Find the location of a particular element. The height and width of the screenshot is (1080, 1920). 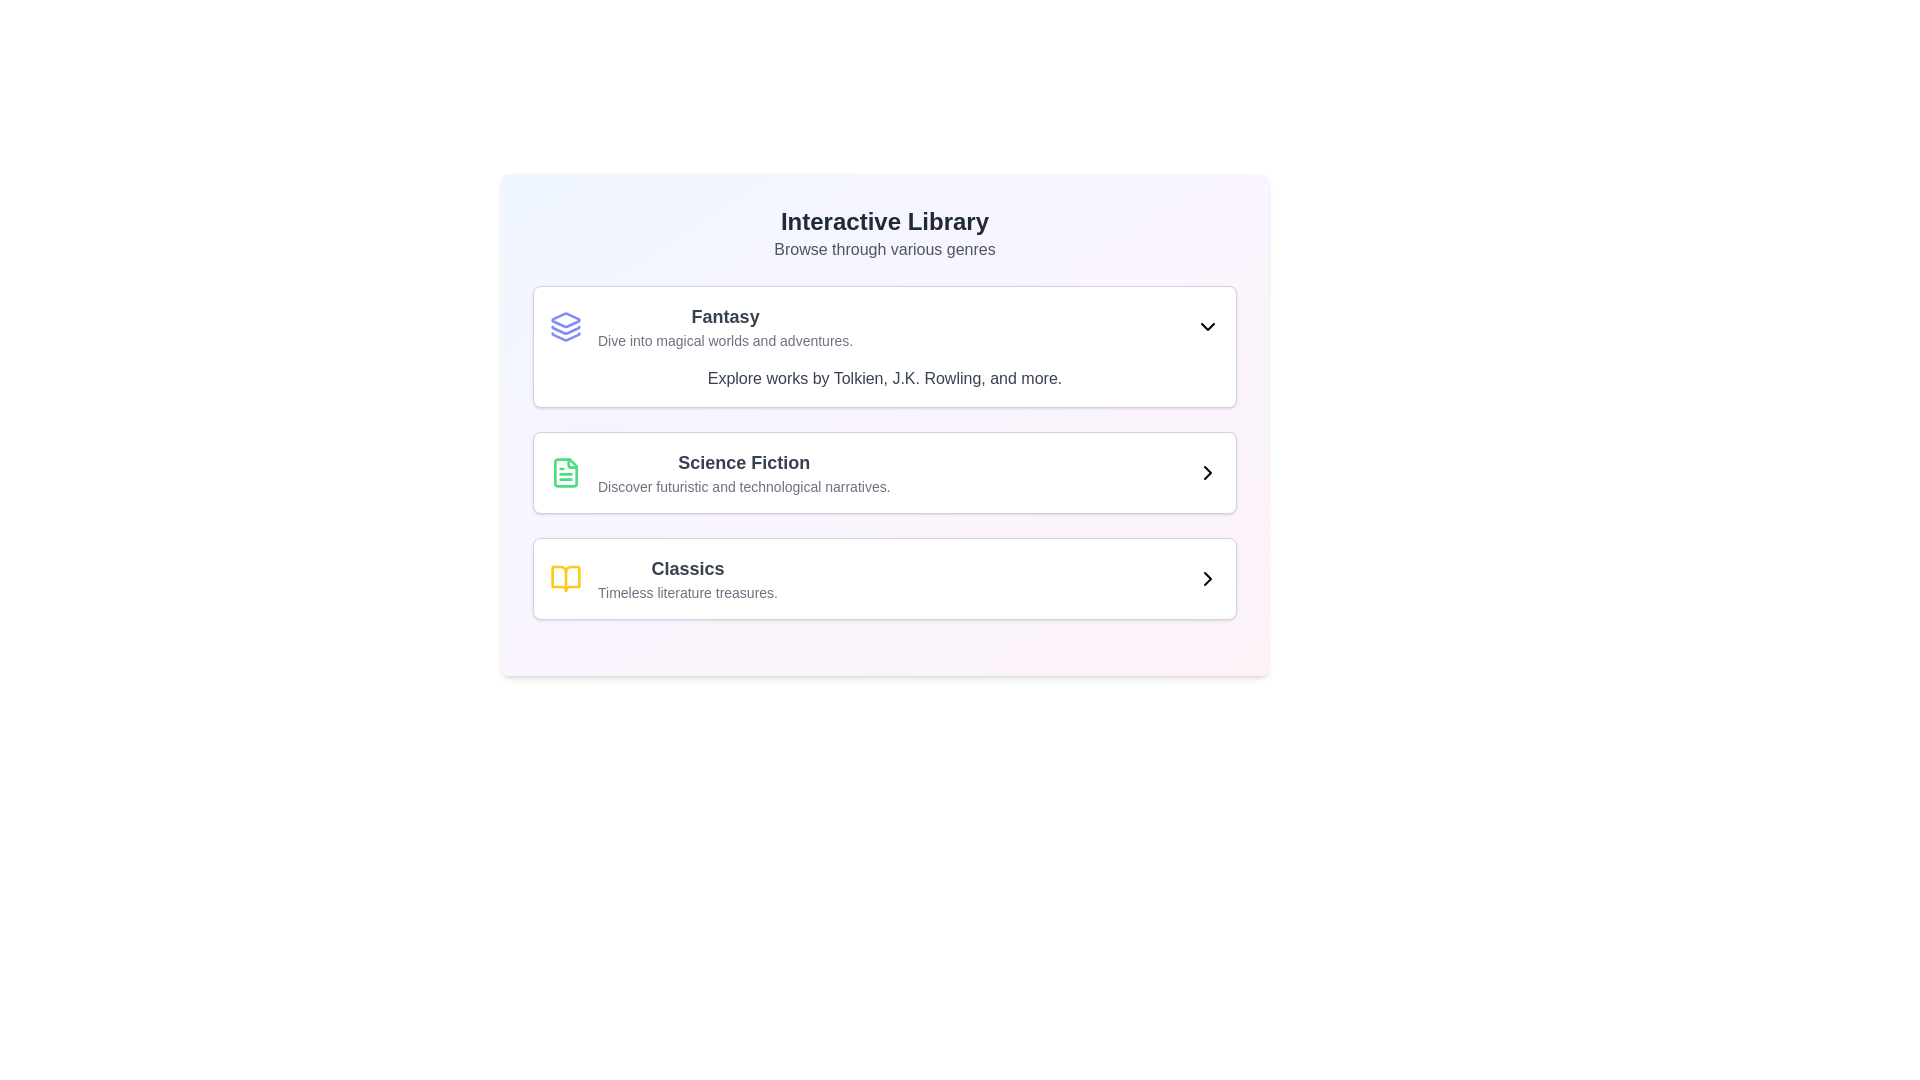

the Text block that serves as a header for the sections labeled 'Fantasy,' 'Science Fiction,' and 'Classics.' is located at coordinates (883, 233).